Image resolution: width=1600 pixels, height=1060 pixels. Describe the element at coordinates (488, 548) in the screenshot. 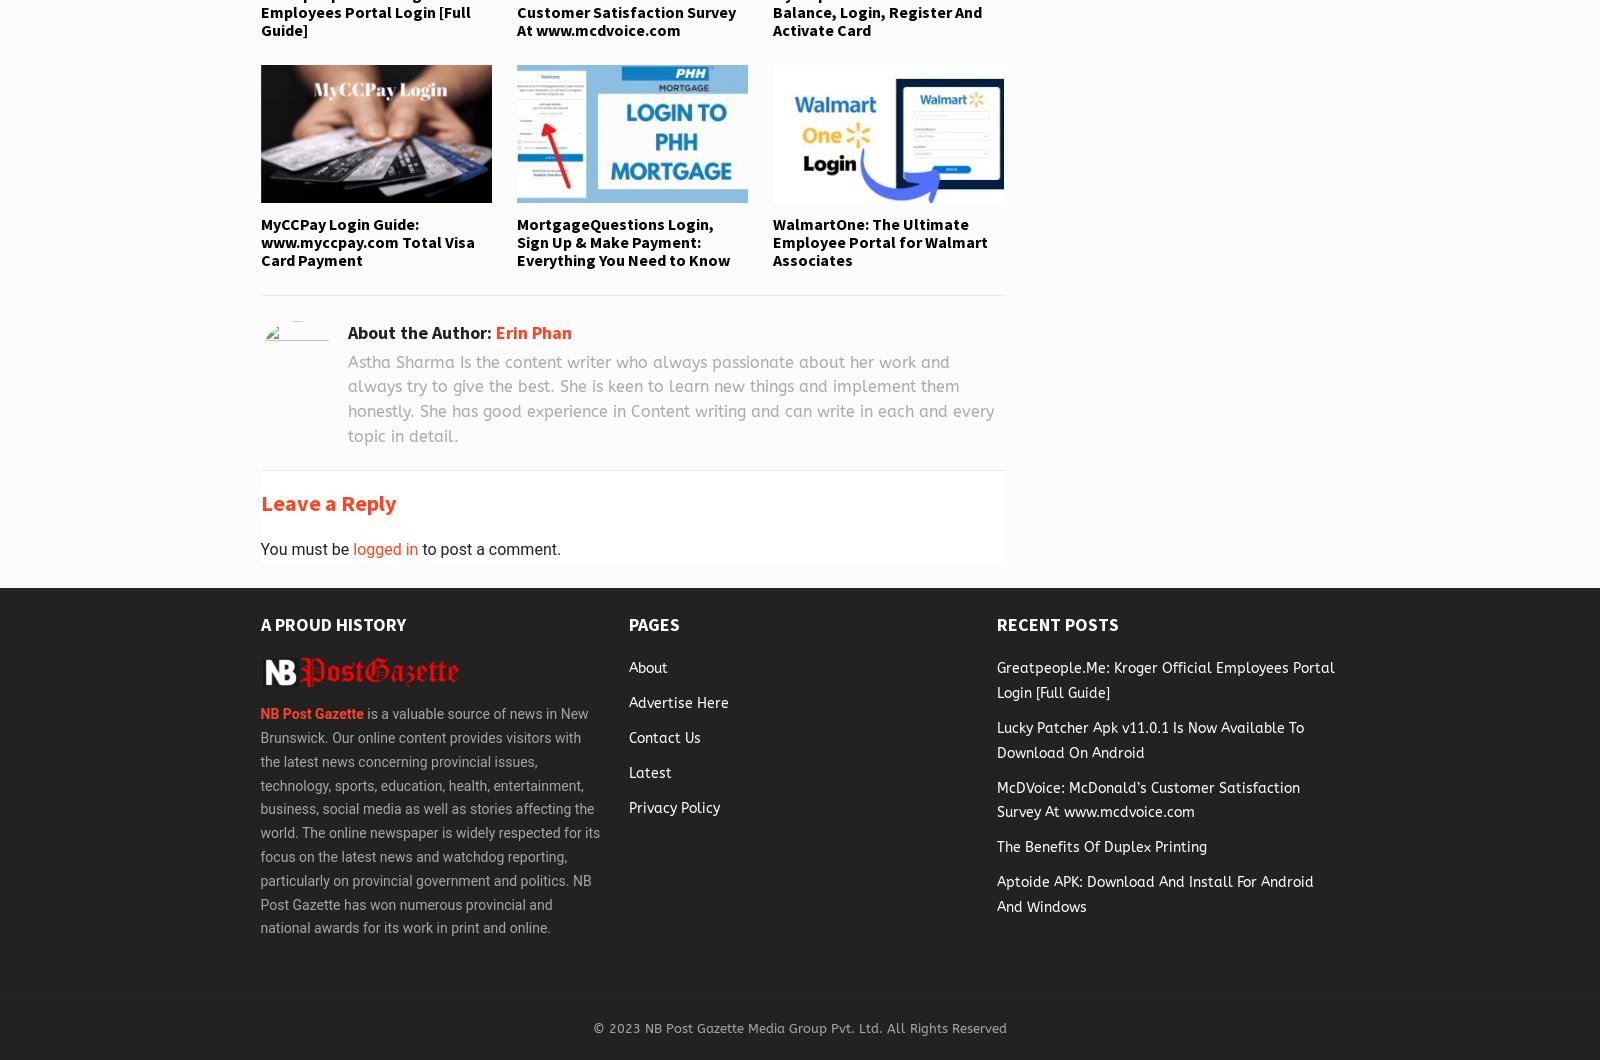

I see `'to post a comment.'` at that location.